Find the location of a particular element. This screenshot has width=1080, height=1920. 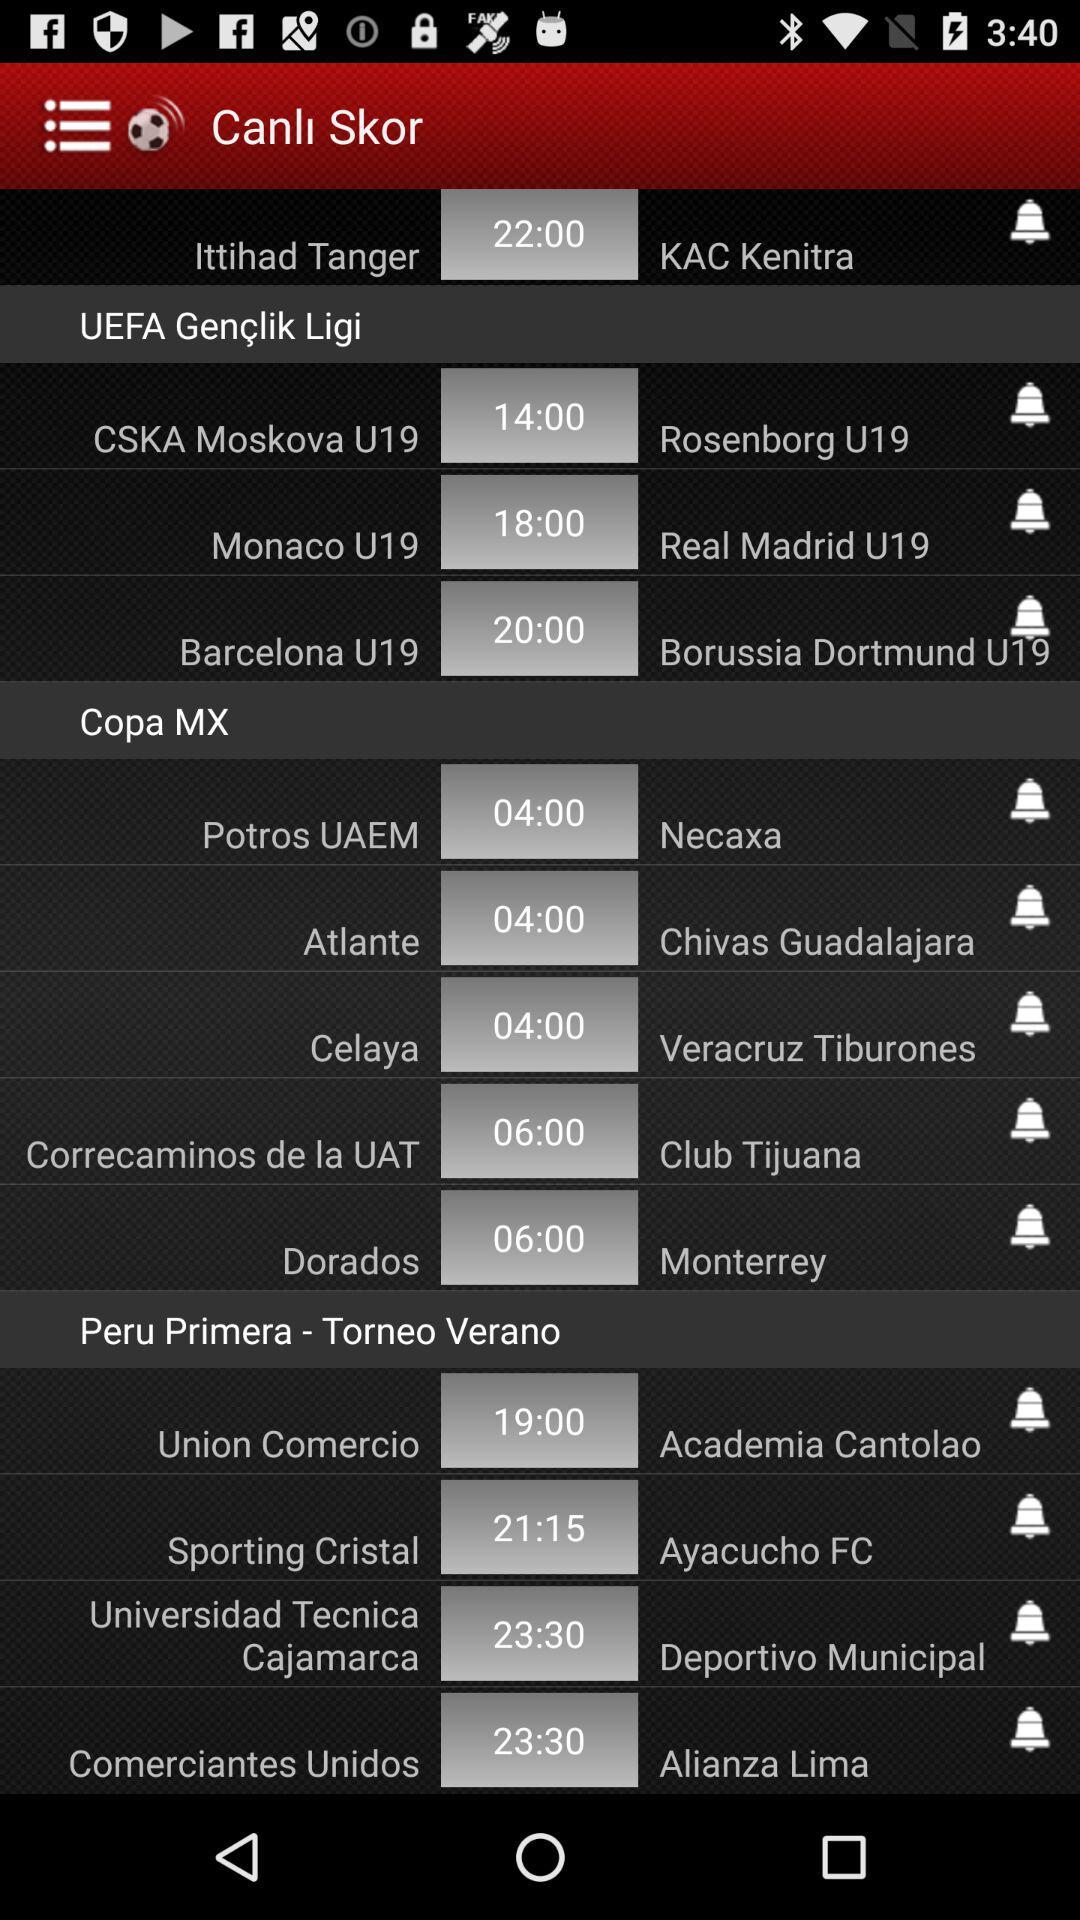

turn on notifications is located at coordinates (1029, 1120).